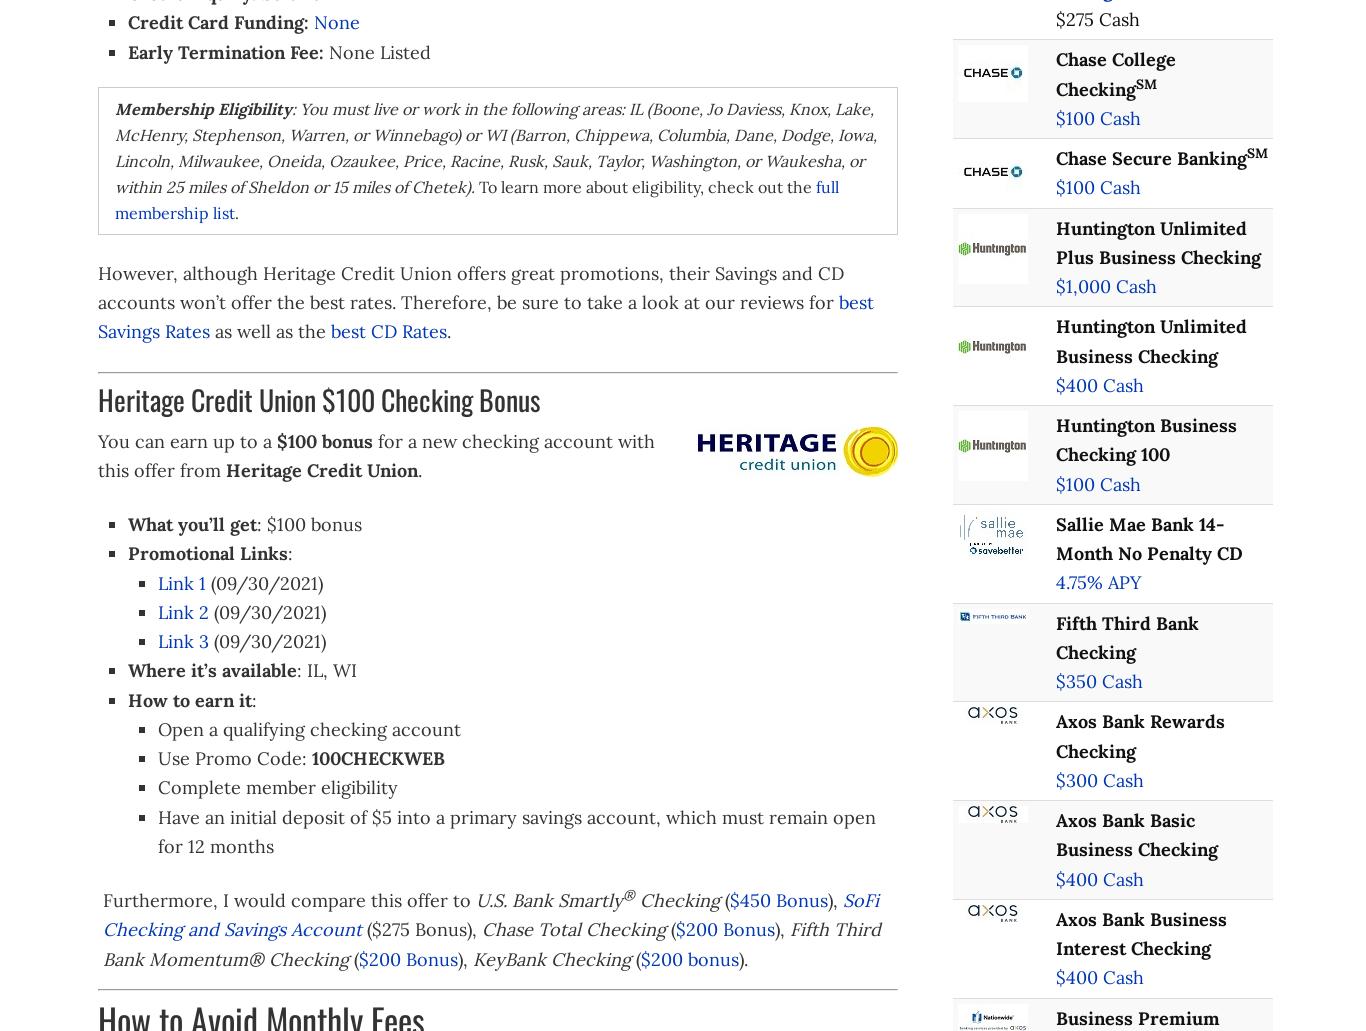  Describe the element at coordinates (126, 699) in the screenshot. I see `'How to earn it'` at that location.